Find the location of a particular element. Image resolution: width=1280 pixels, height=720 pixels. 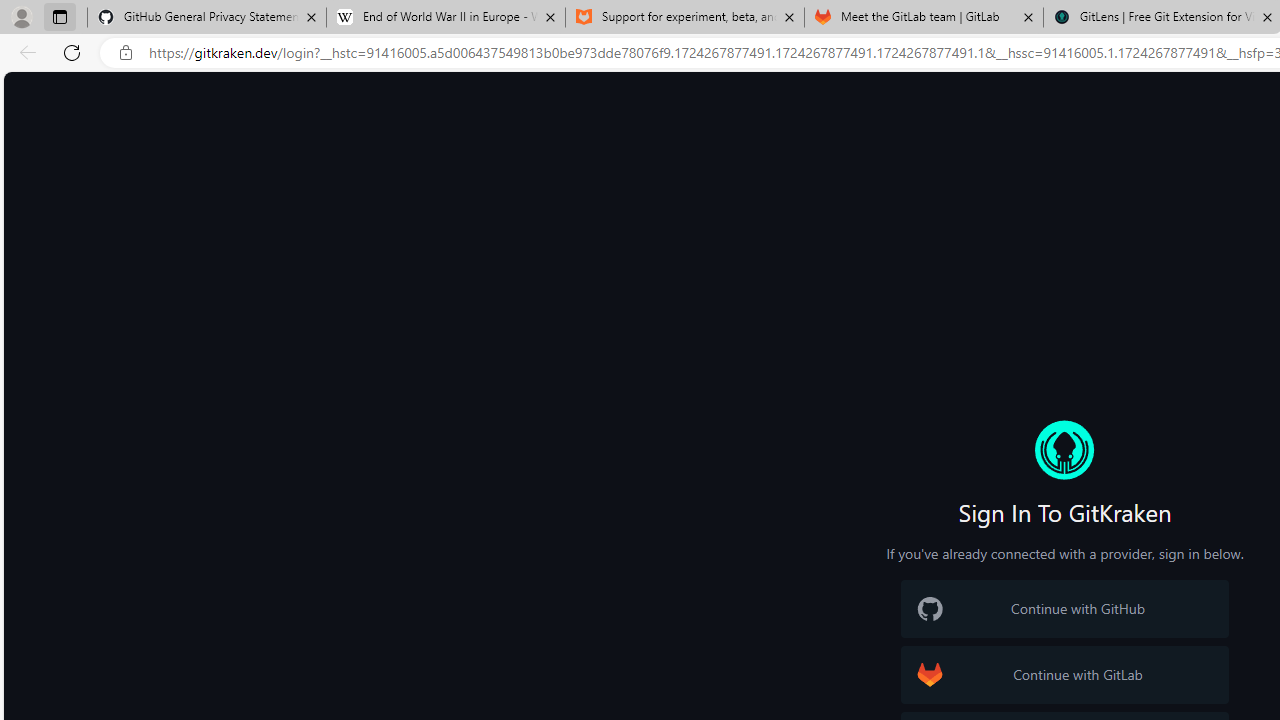

'GitKraken' is located at coordinates (1063, 450).